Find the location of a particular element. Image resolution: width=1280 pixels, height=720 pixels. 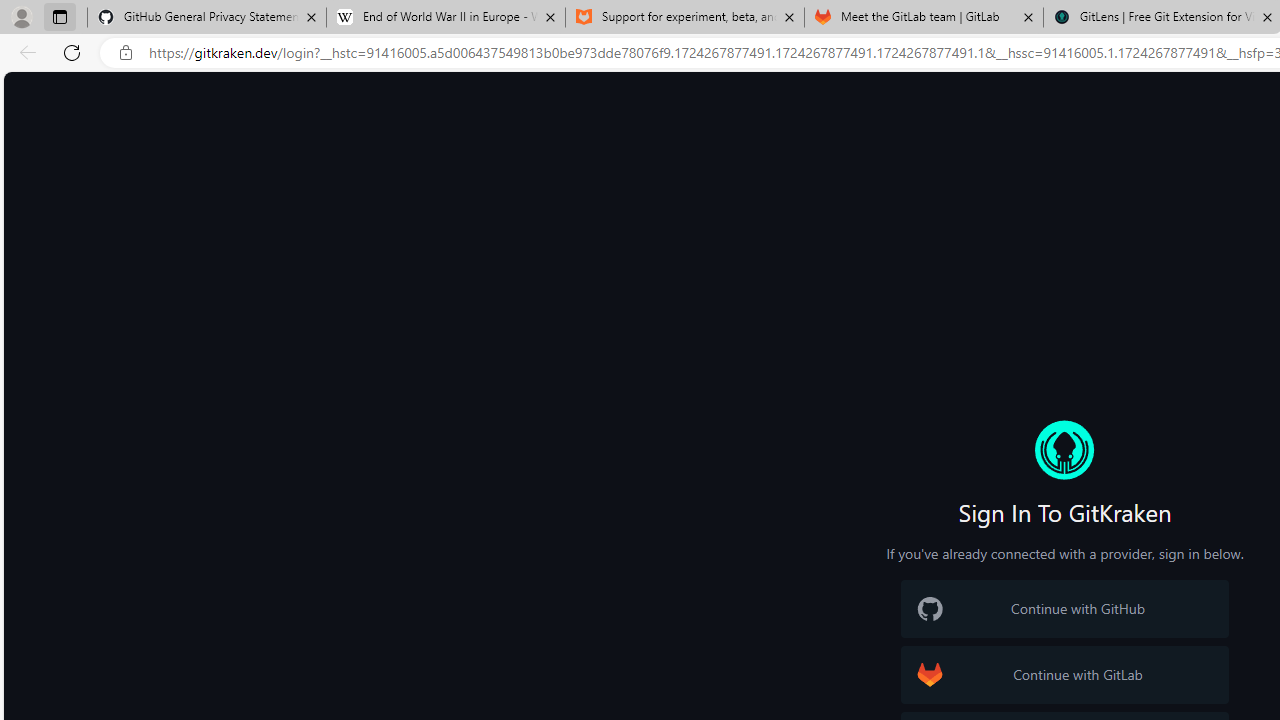

'GitKraken' is located at coordinates (1063, 450).